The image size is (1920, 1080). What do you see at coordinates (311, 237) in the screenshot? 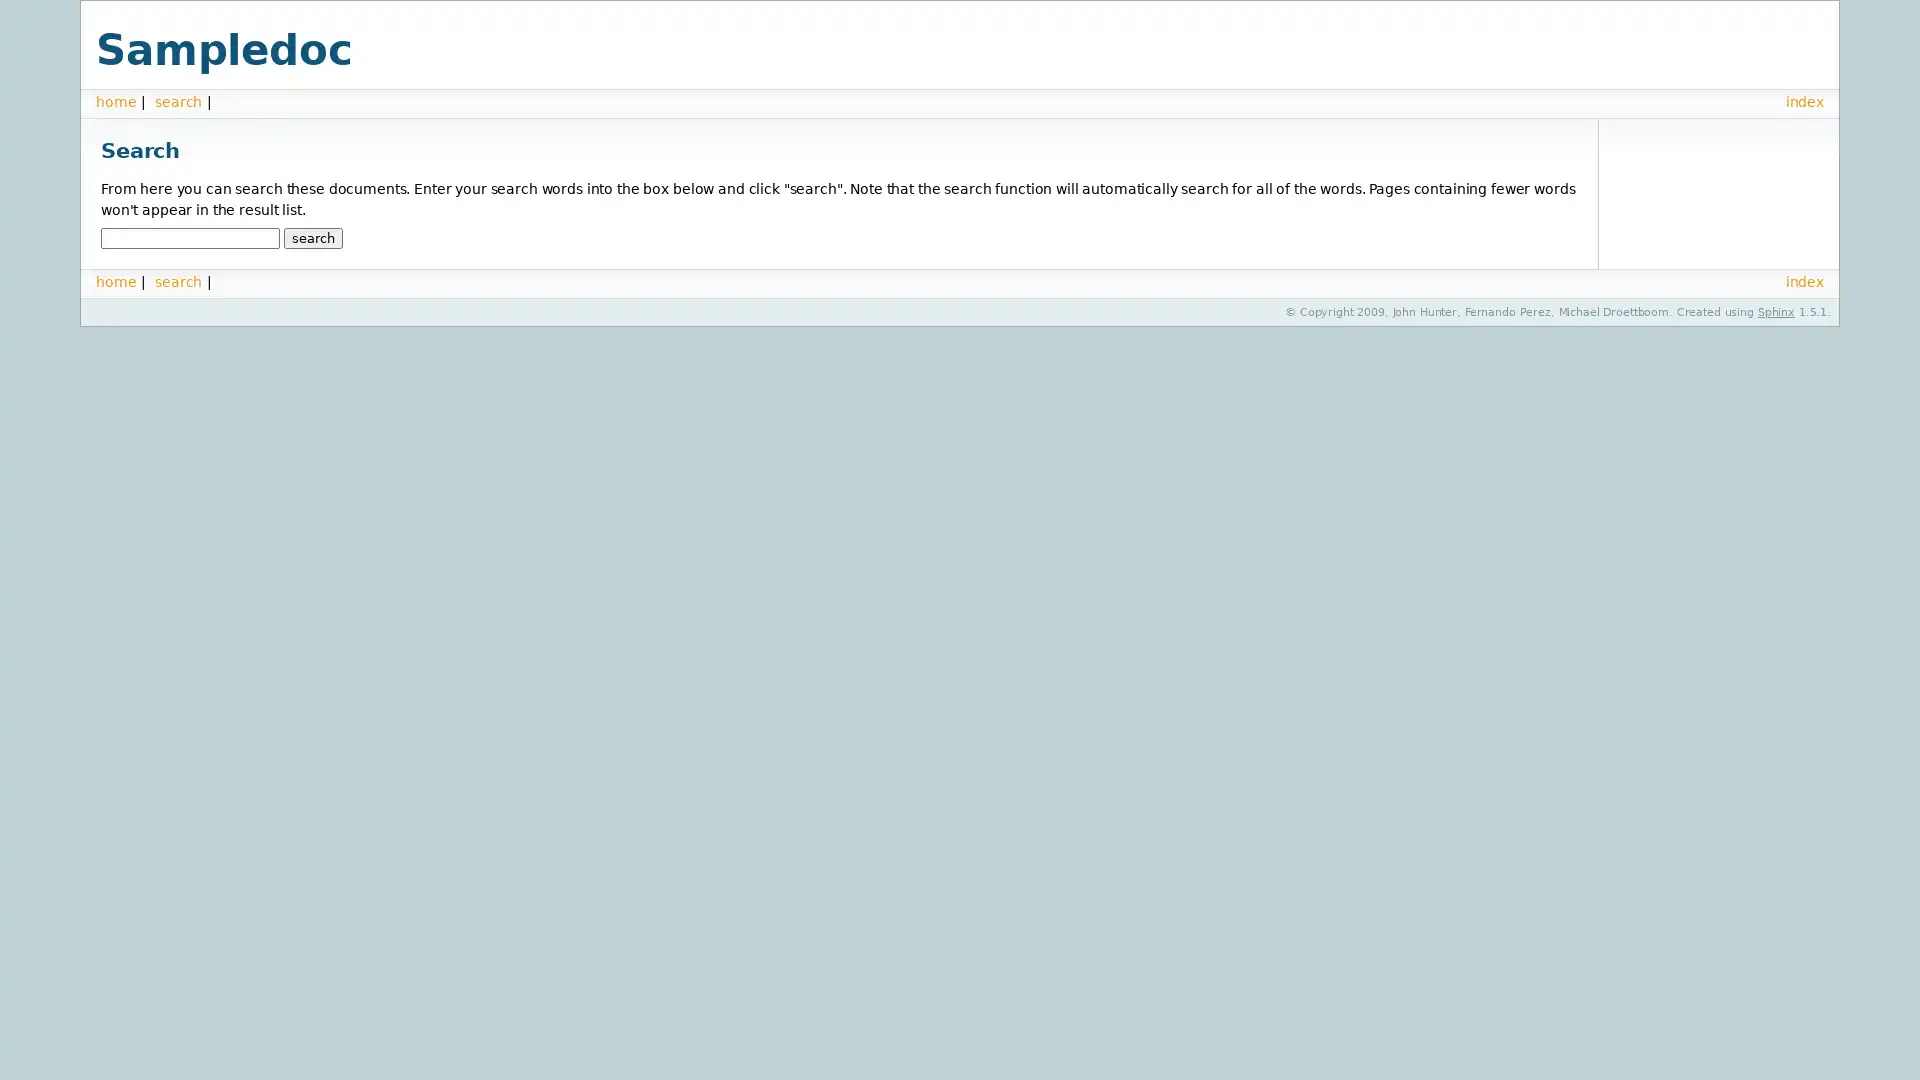
I see `search` at bounding box center [311, 237].